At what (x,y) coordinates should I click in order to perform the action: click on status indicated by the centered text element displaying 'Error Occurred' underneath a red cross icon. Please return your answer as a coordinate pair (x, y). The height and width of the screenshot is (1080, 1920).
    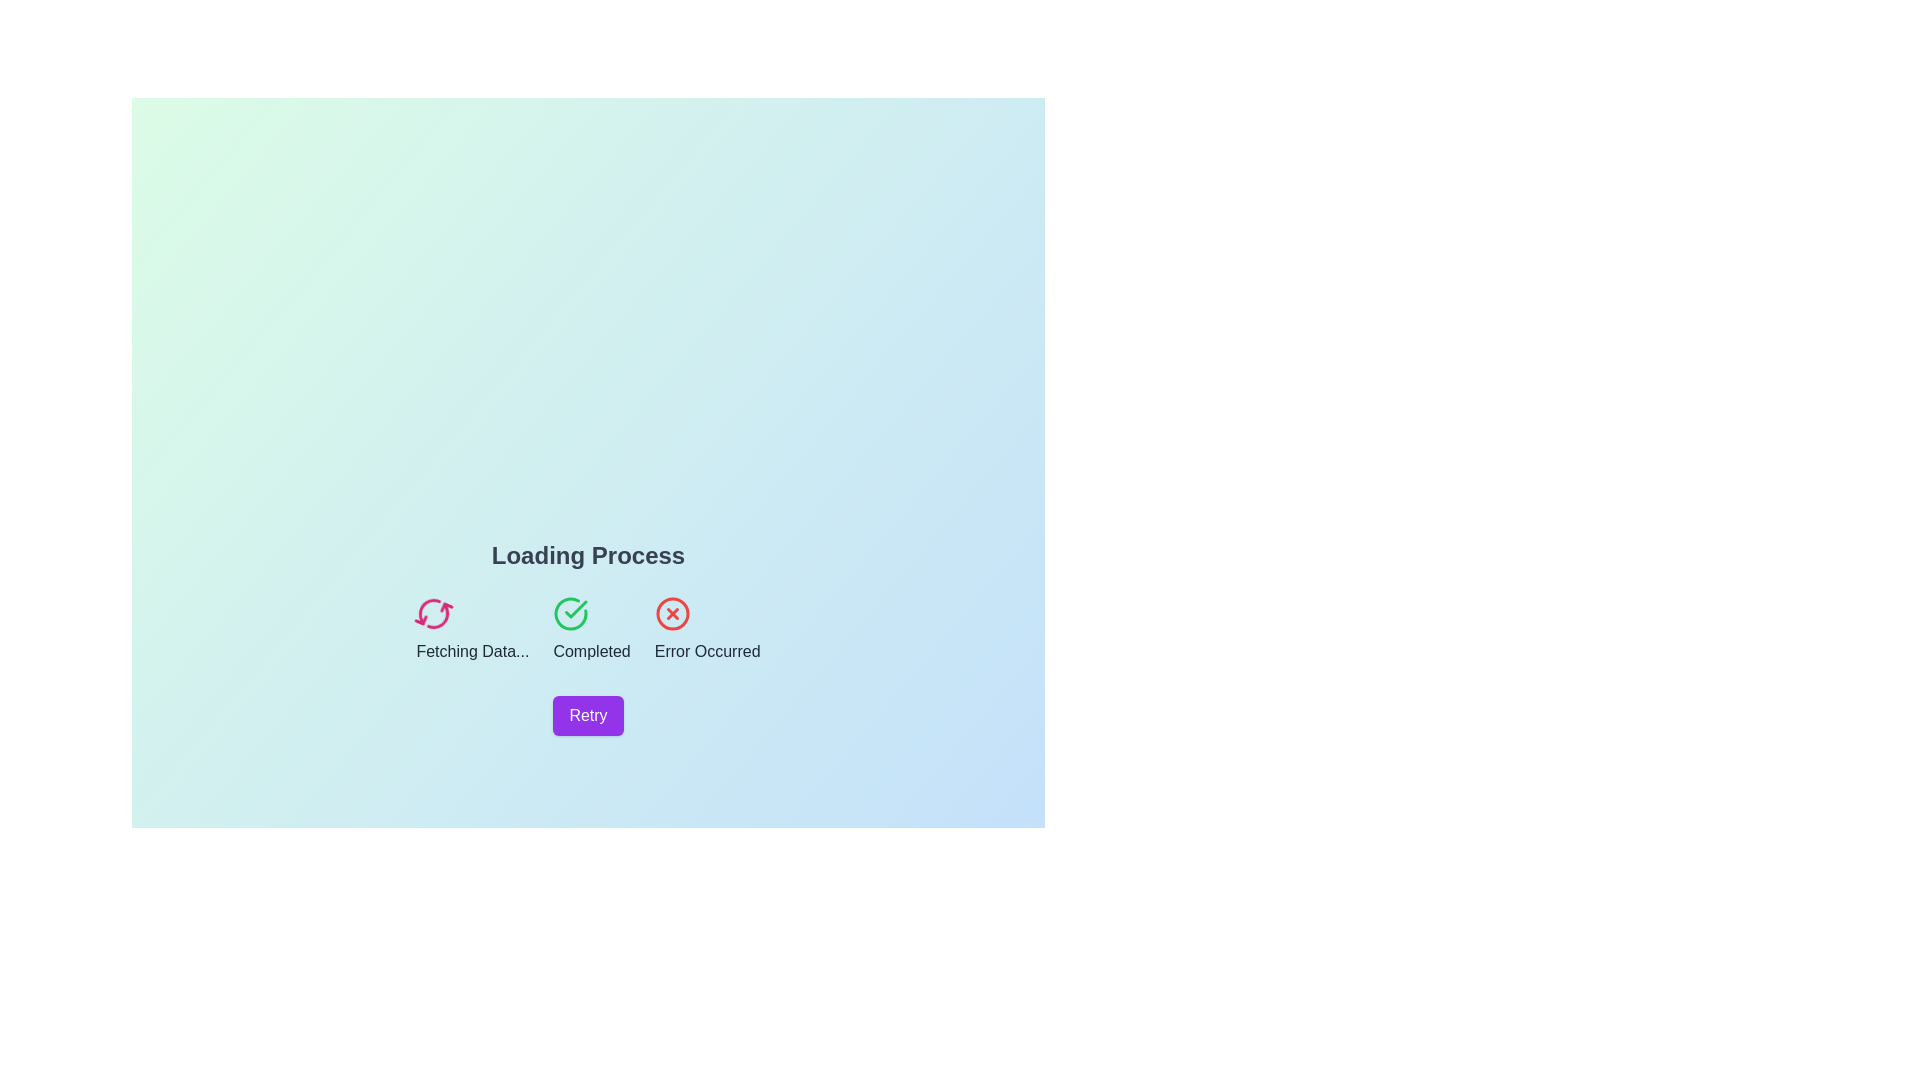
    Looking at the image, I should click on (707, 628).